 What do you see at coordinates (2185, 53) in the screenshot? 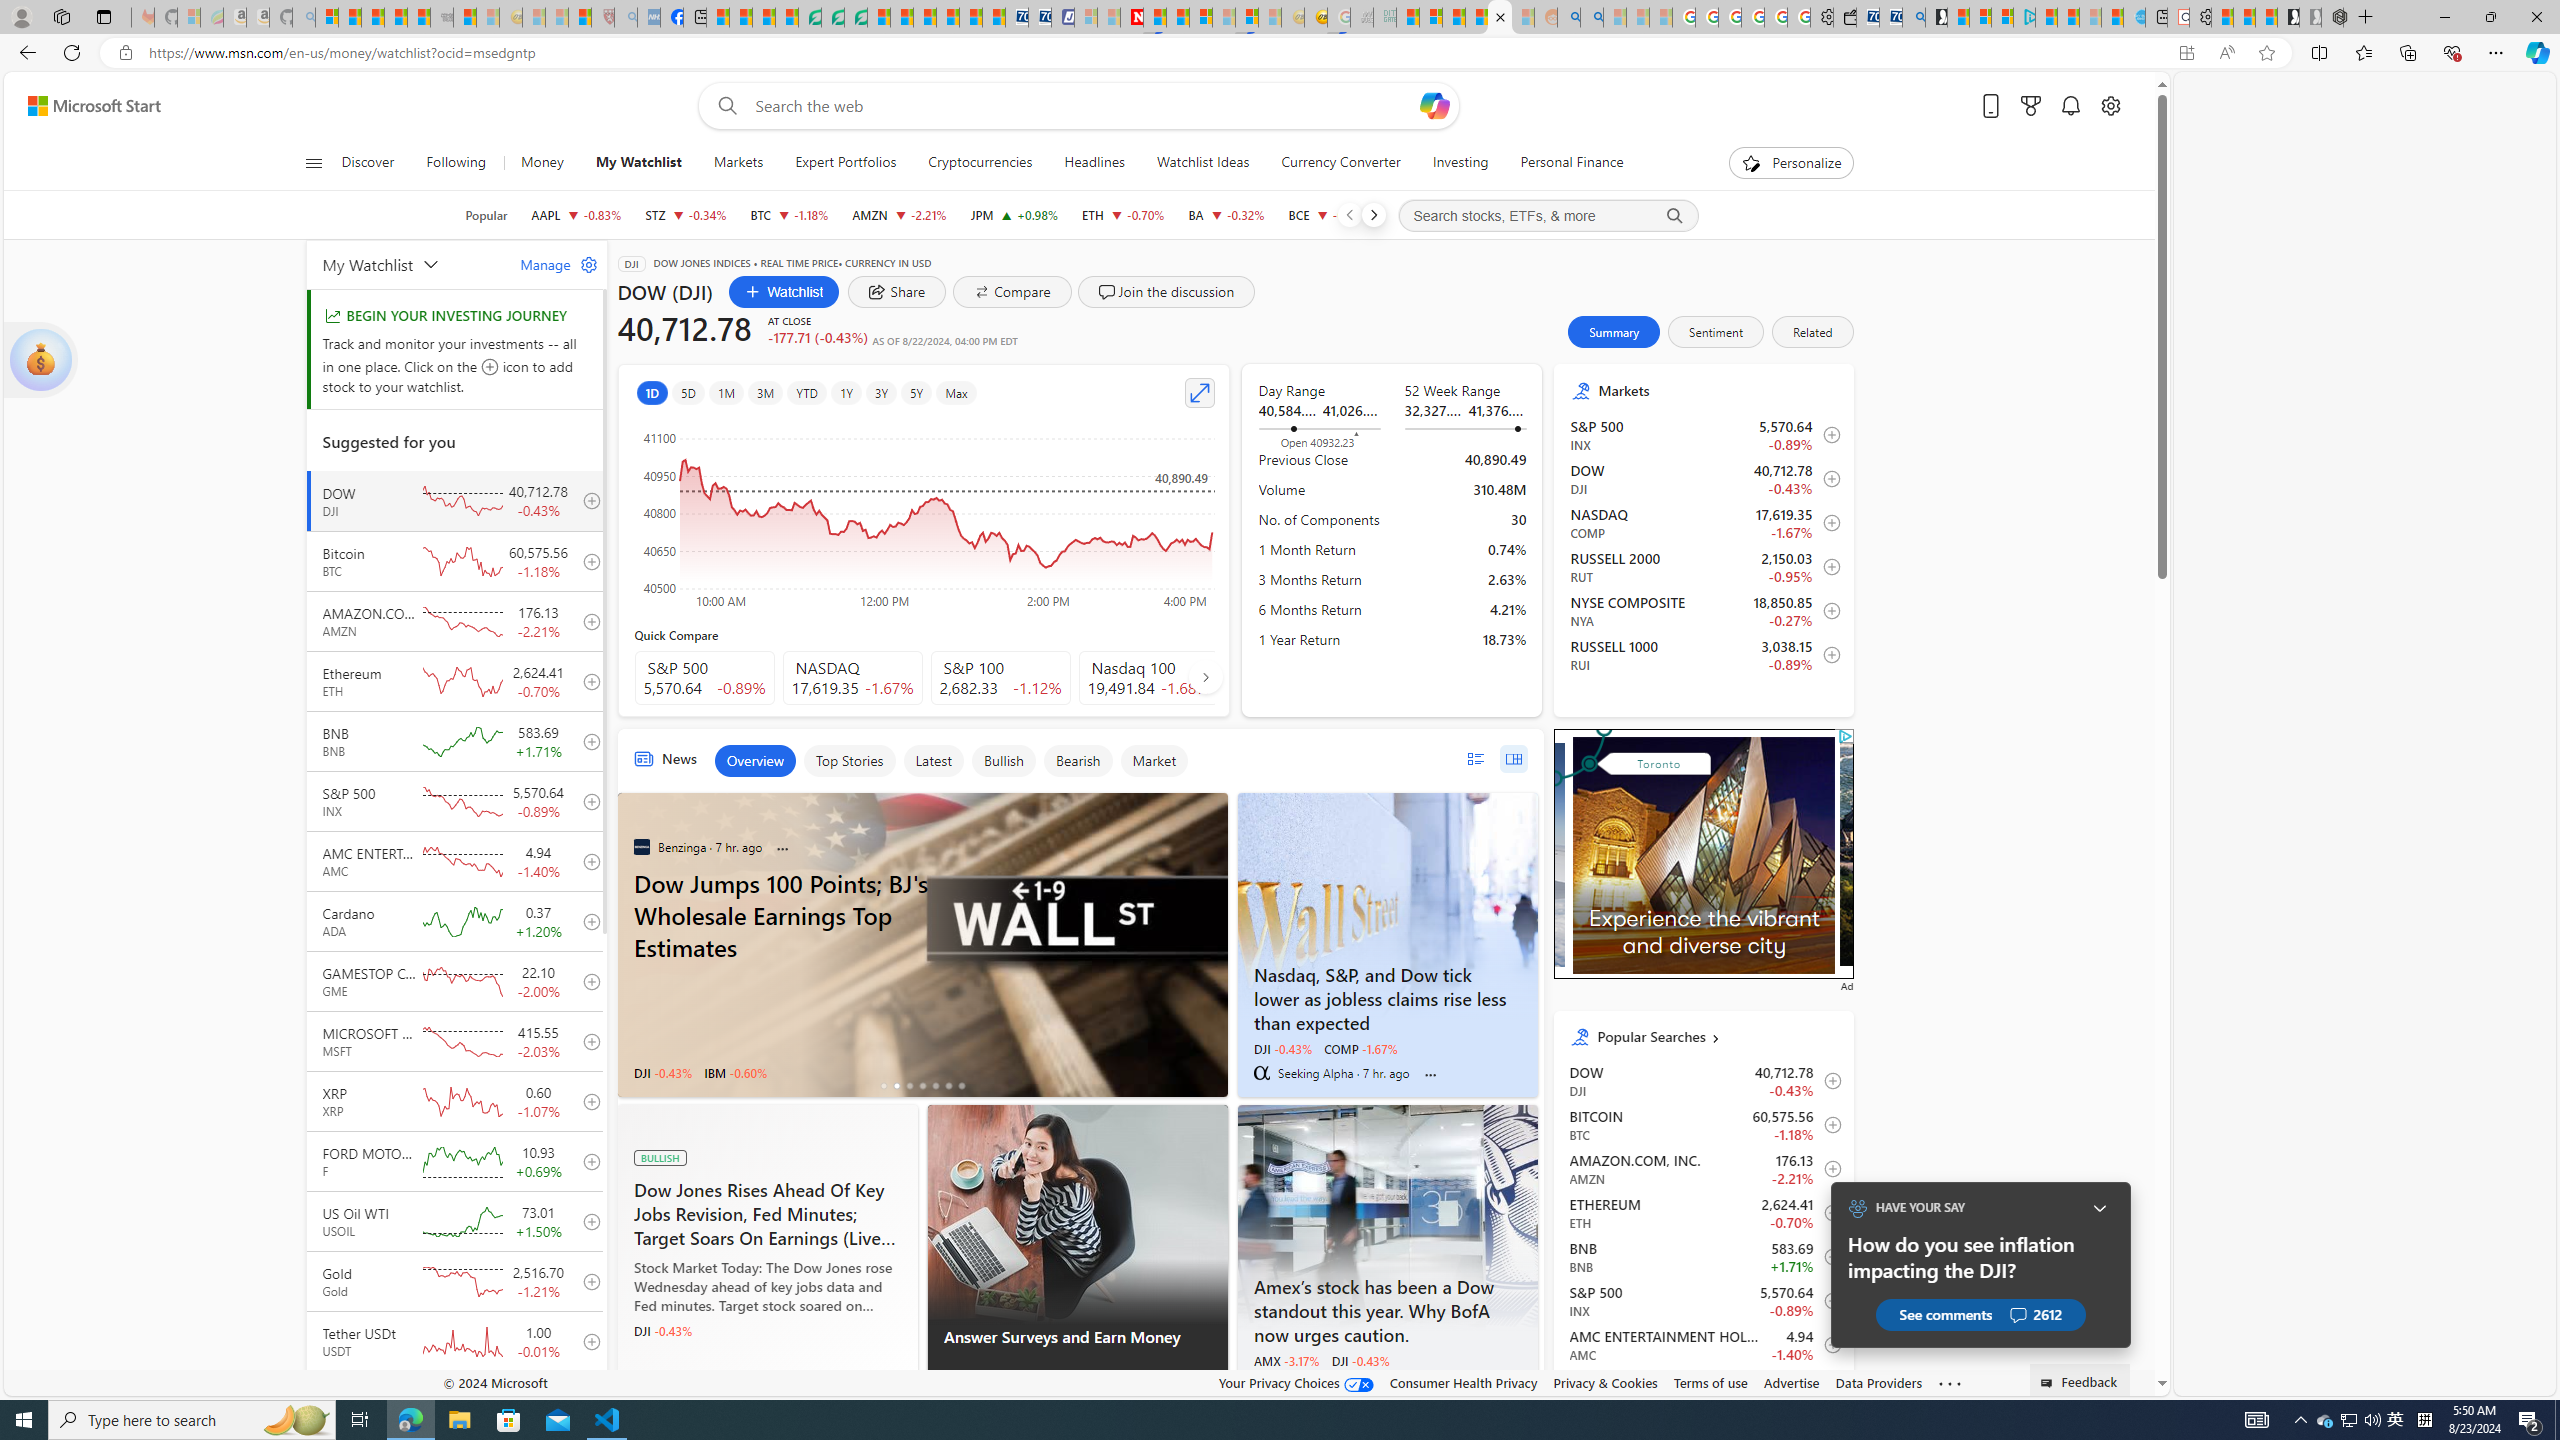
I see `'App available. Install Start Money'` at bounding box center [2185, 53].